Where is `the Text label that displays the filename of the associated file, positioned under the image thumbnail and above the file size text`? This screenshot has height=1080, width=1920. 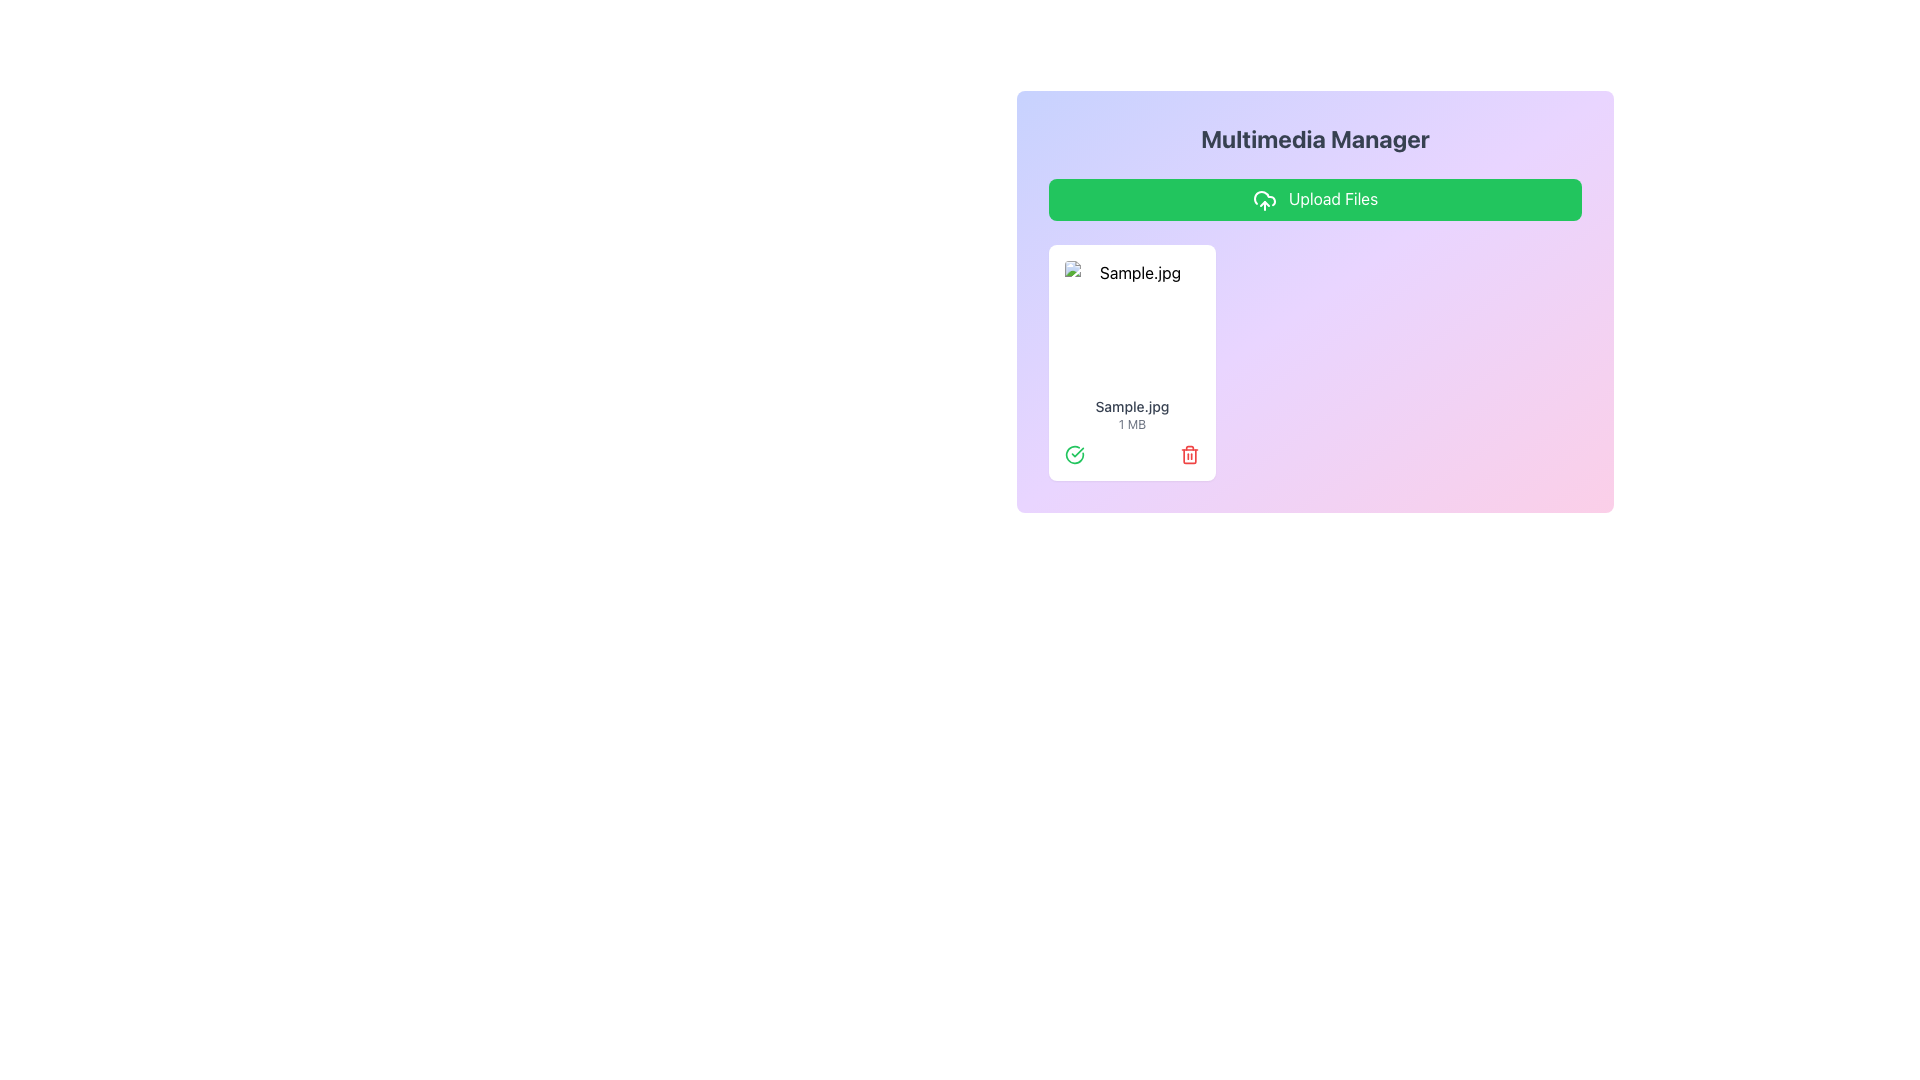
the Text label that displays the filename of the associated file, positioned under the image thumbnail and above the file size text is located at coordinates (1132, 405).